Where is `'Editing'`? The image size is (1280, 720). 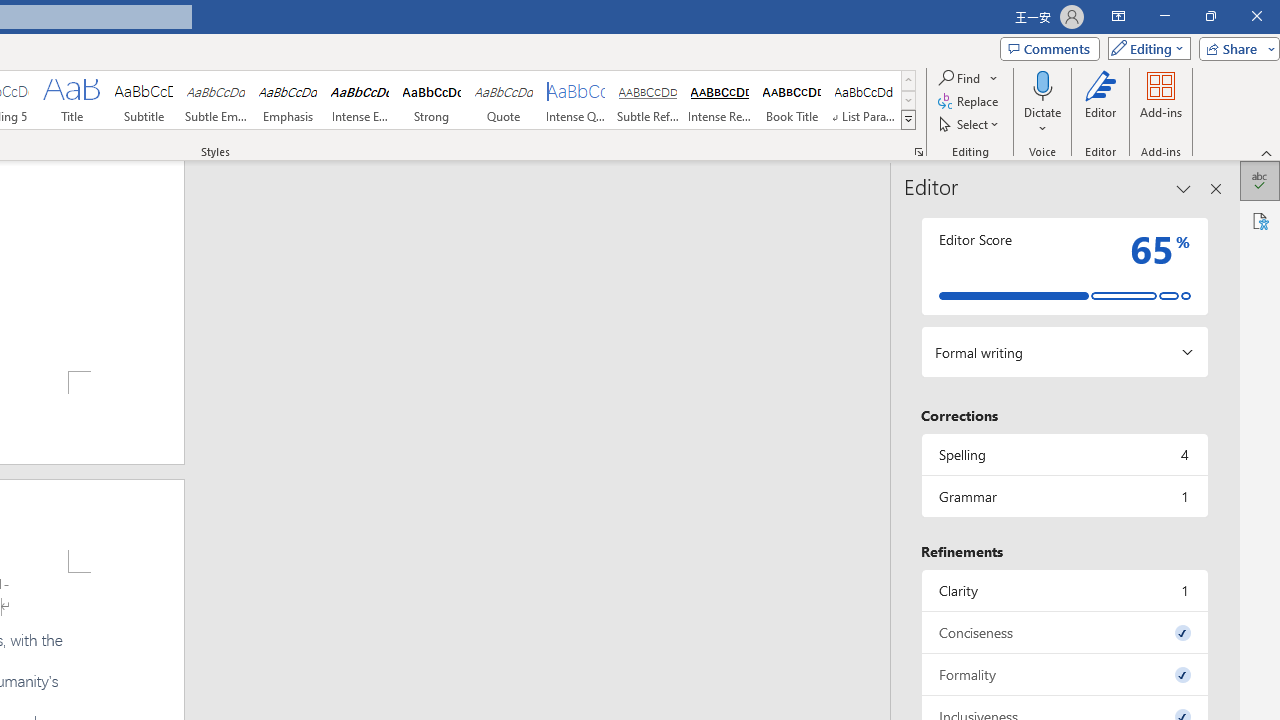 'Editing' is located at coordinates (1144, 47).